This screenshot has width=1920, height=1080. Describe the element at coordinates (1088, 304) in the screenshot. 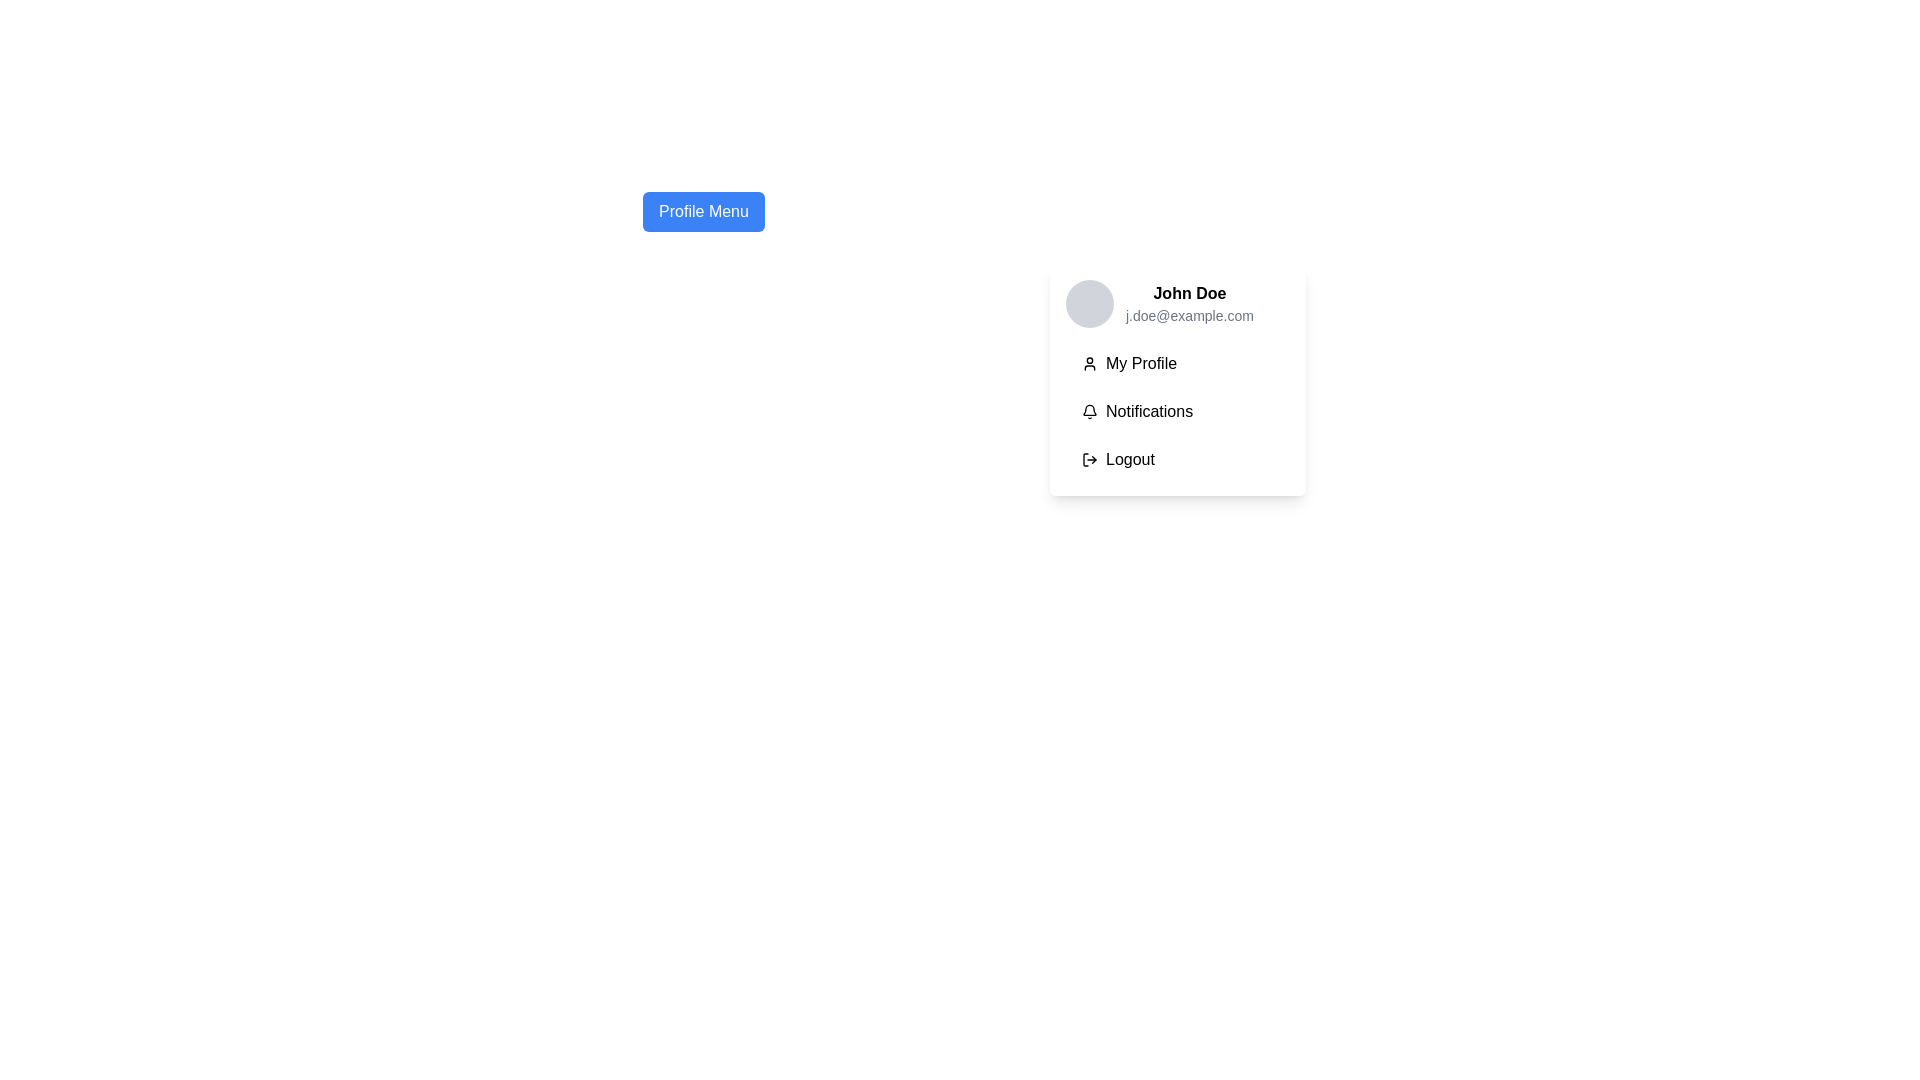

I see `the circular profile picture placeholder with a light gray background located in the upper-left corner of the user information group` at that location.